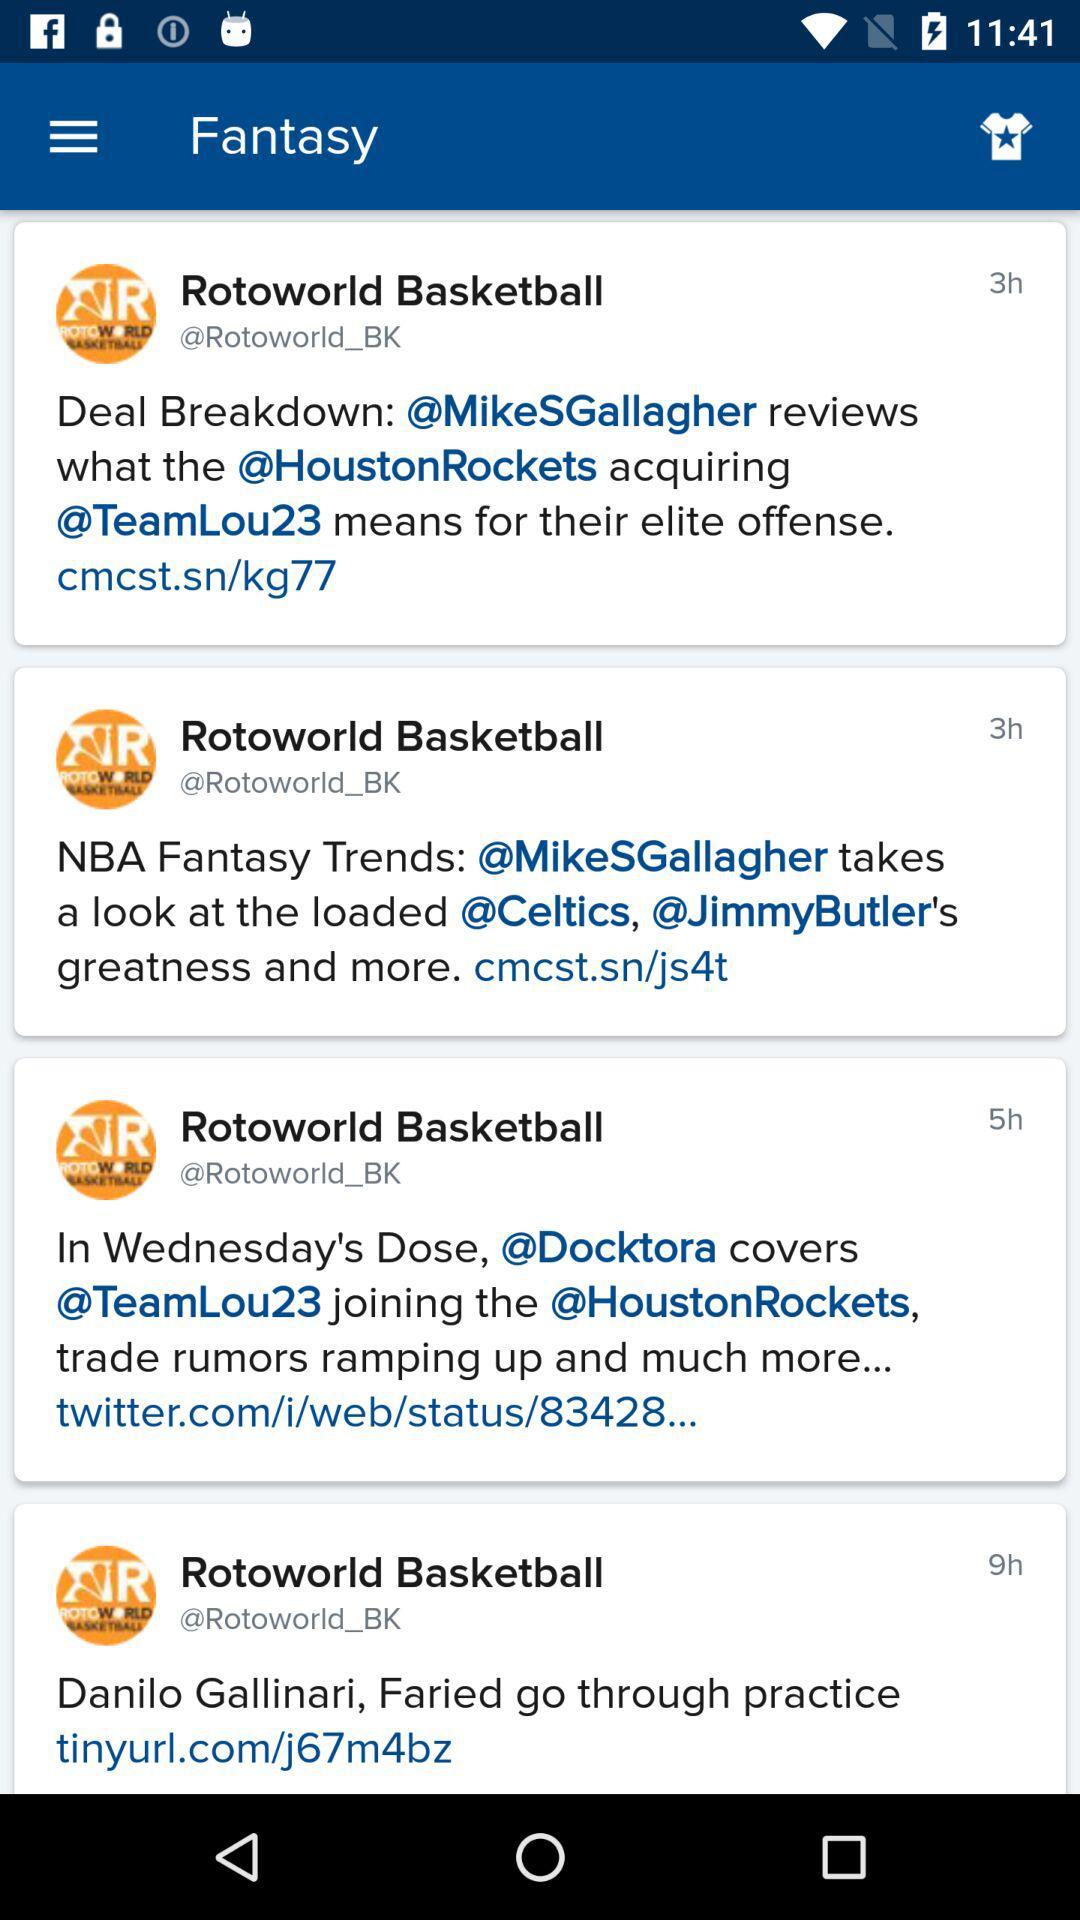 The width and height of the screenshot is (1080, 1920). I want to click on the top left corner option, so click(72, 135).